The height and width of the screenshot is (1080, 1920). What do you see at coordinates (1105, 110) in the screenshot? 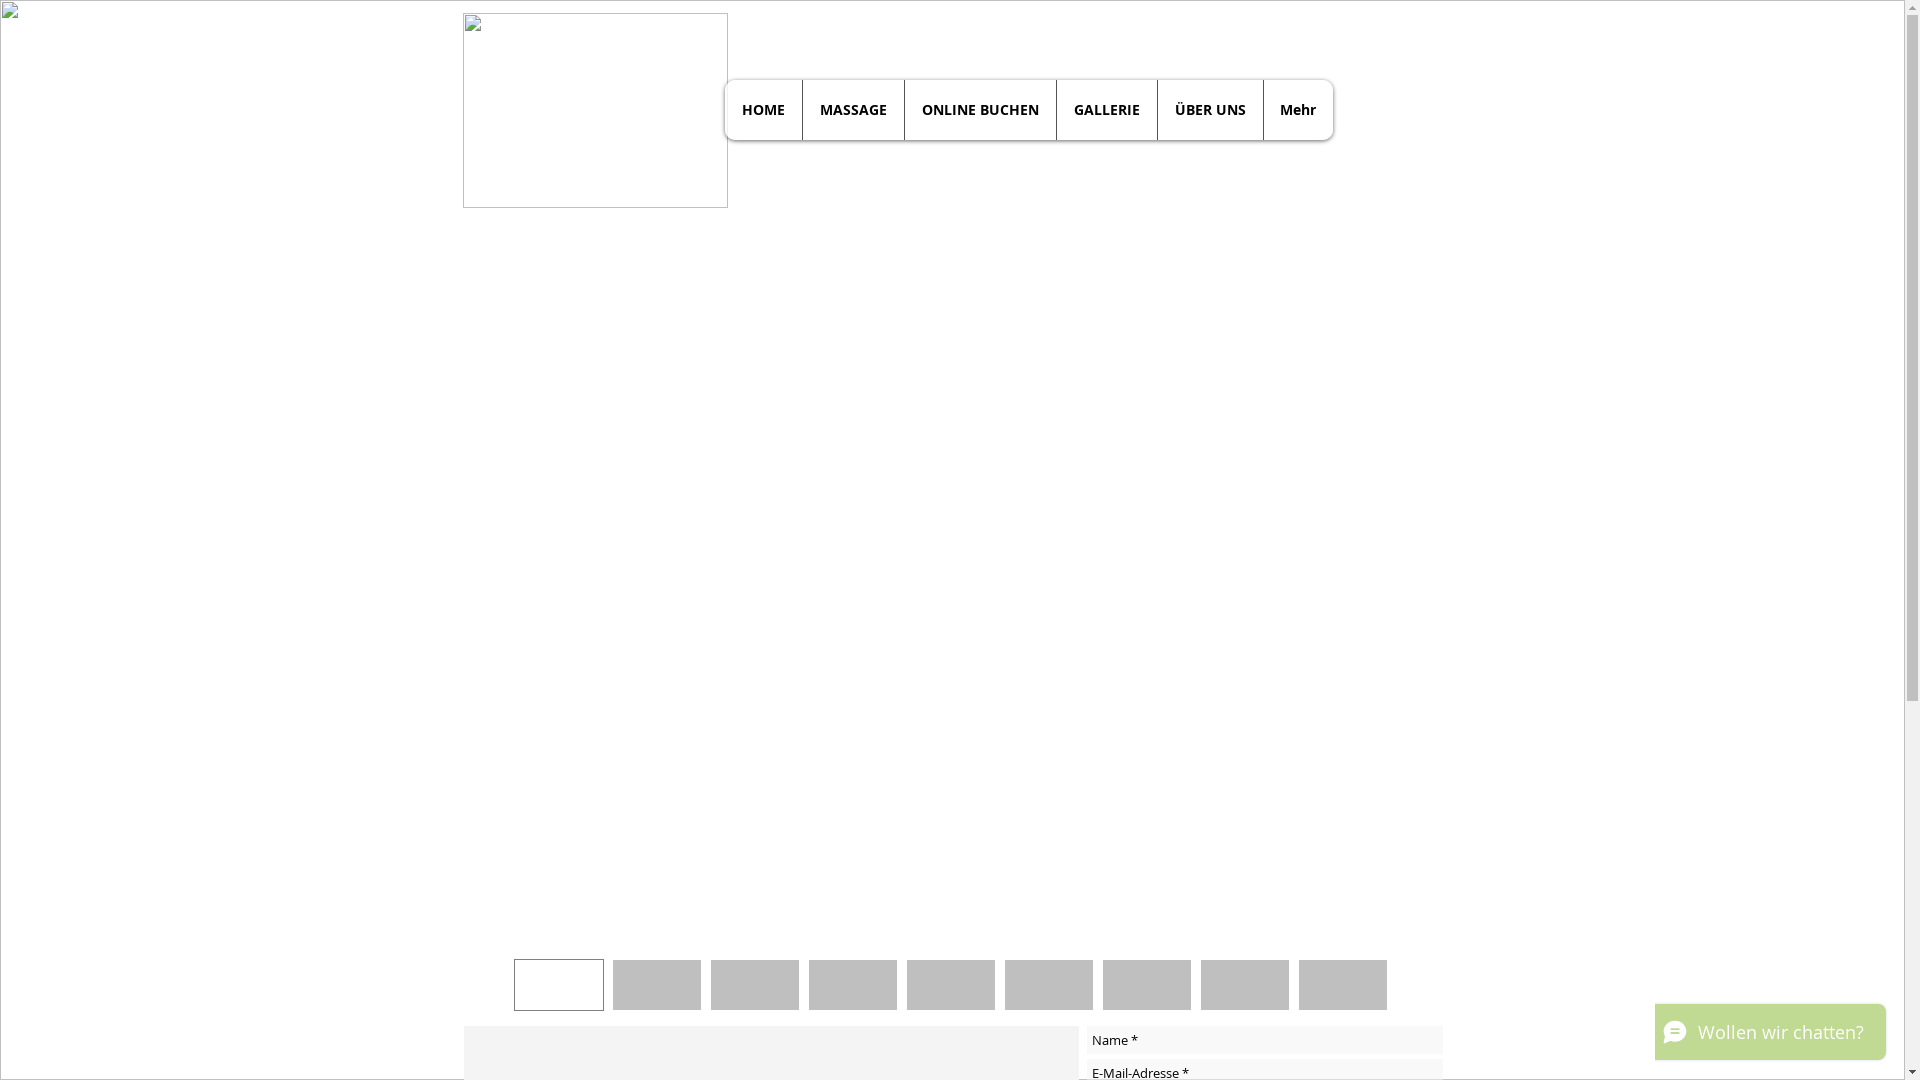
I see `'GALLERIE'` at bounding box center [1105, 110].